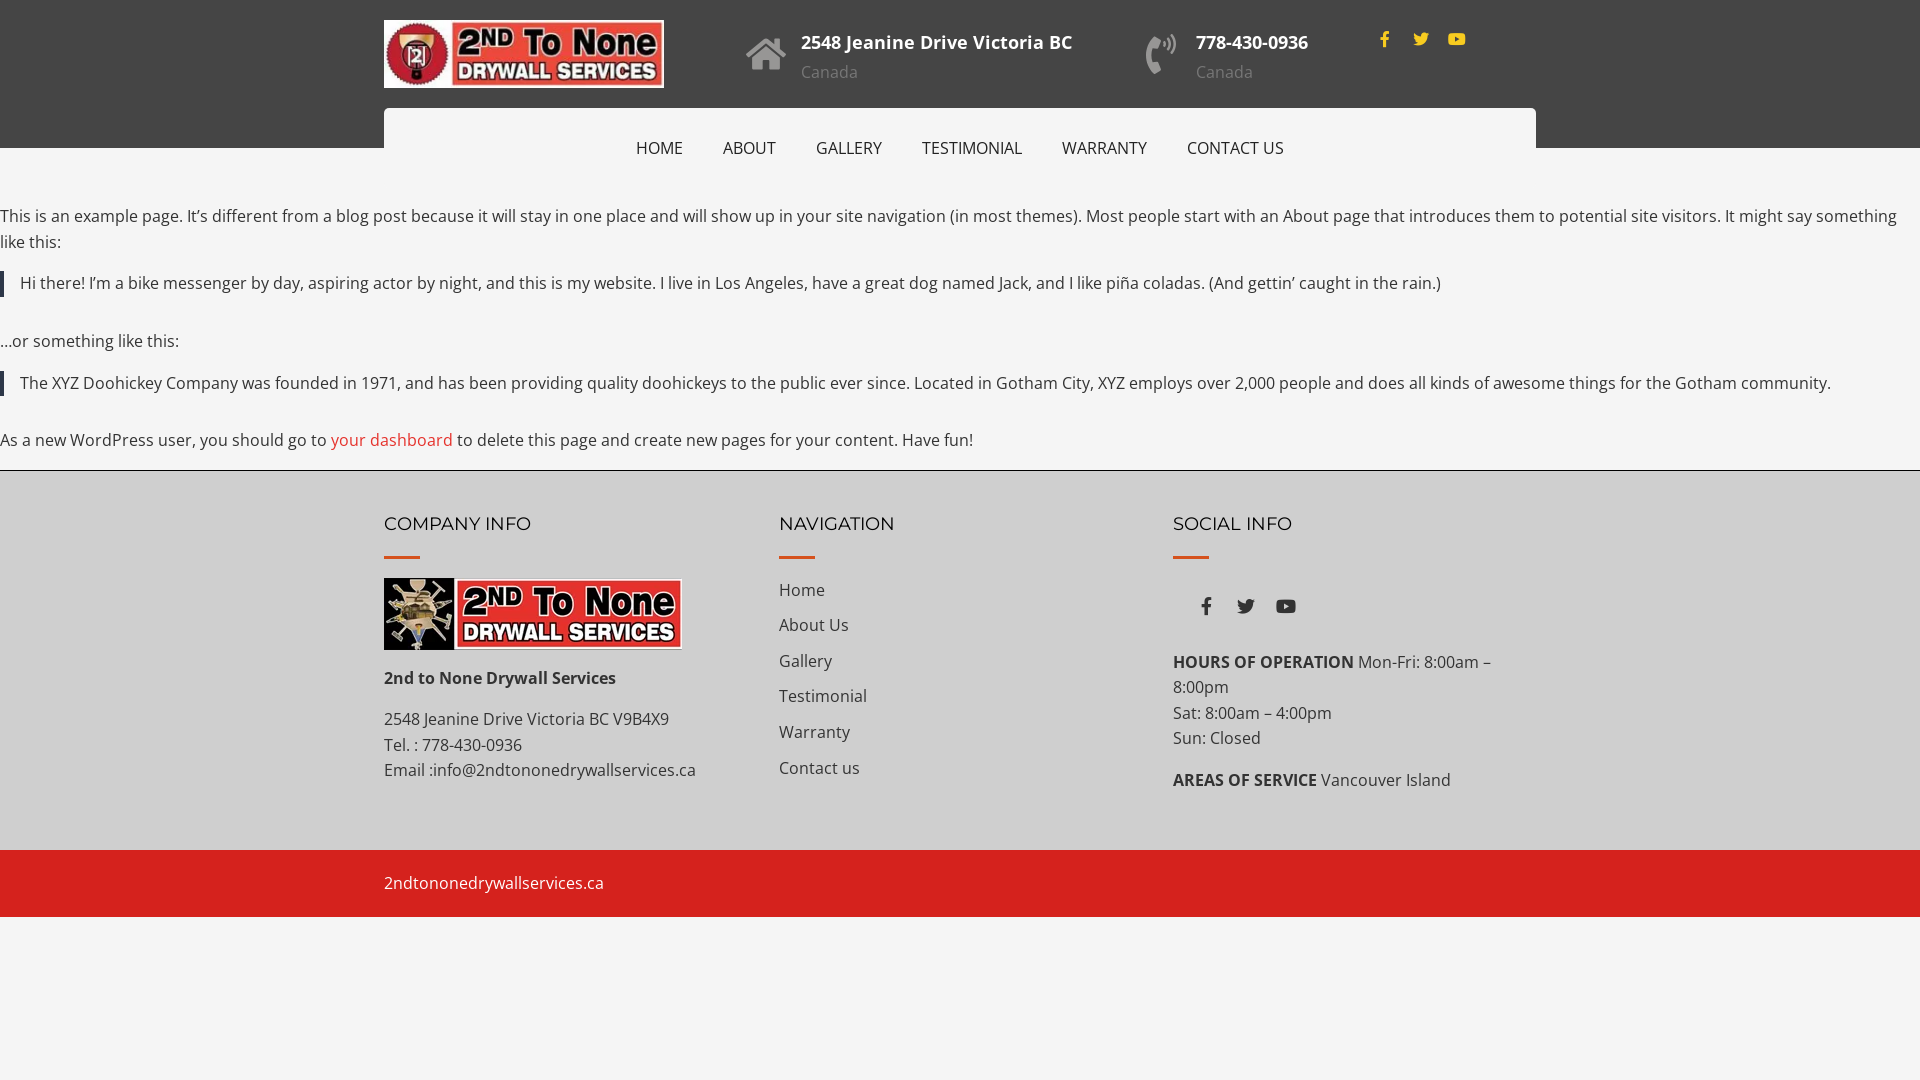  Describe the element at coordinates (819, 766) in the screenshot. I see `'Contact us'` at that location.